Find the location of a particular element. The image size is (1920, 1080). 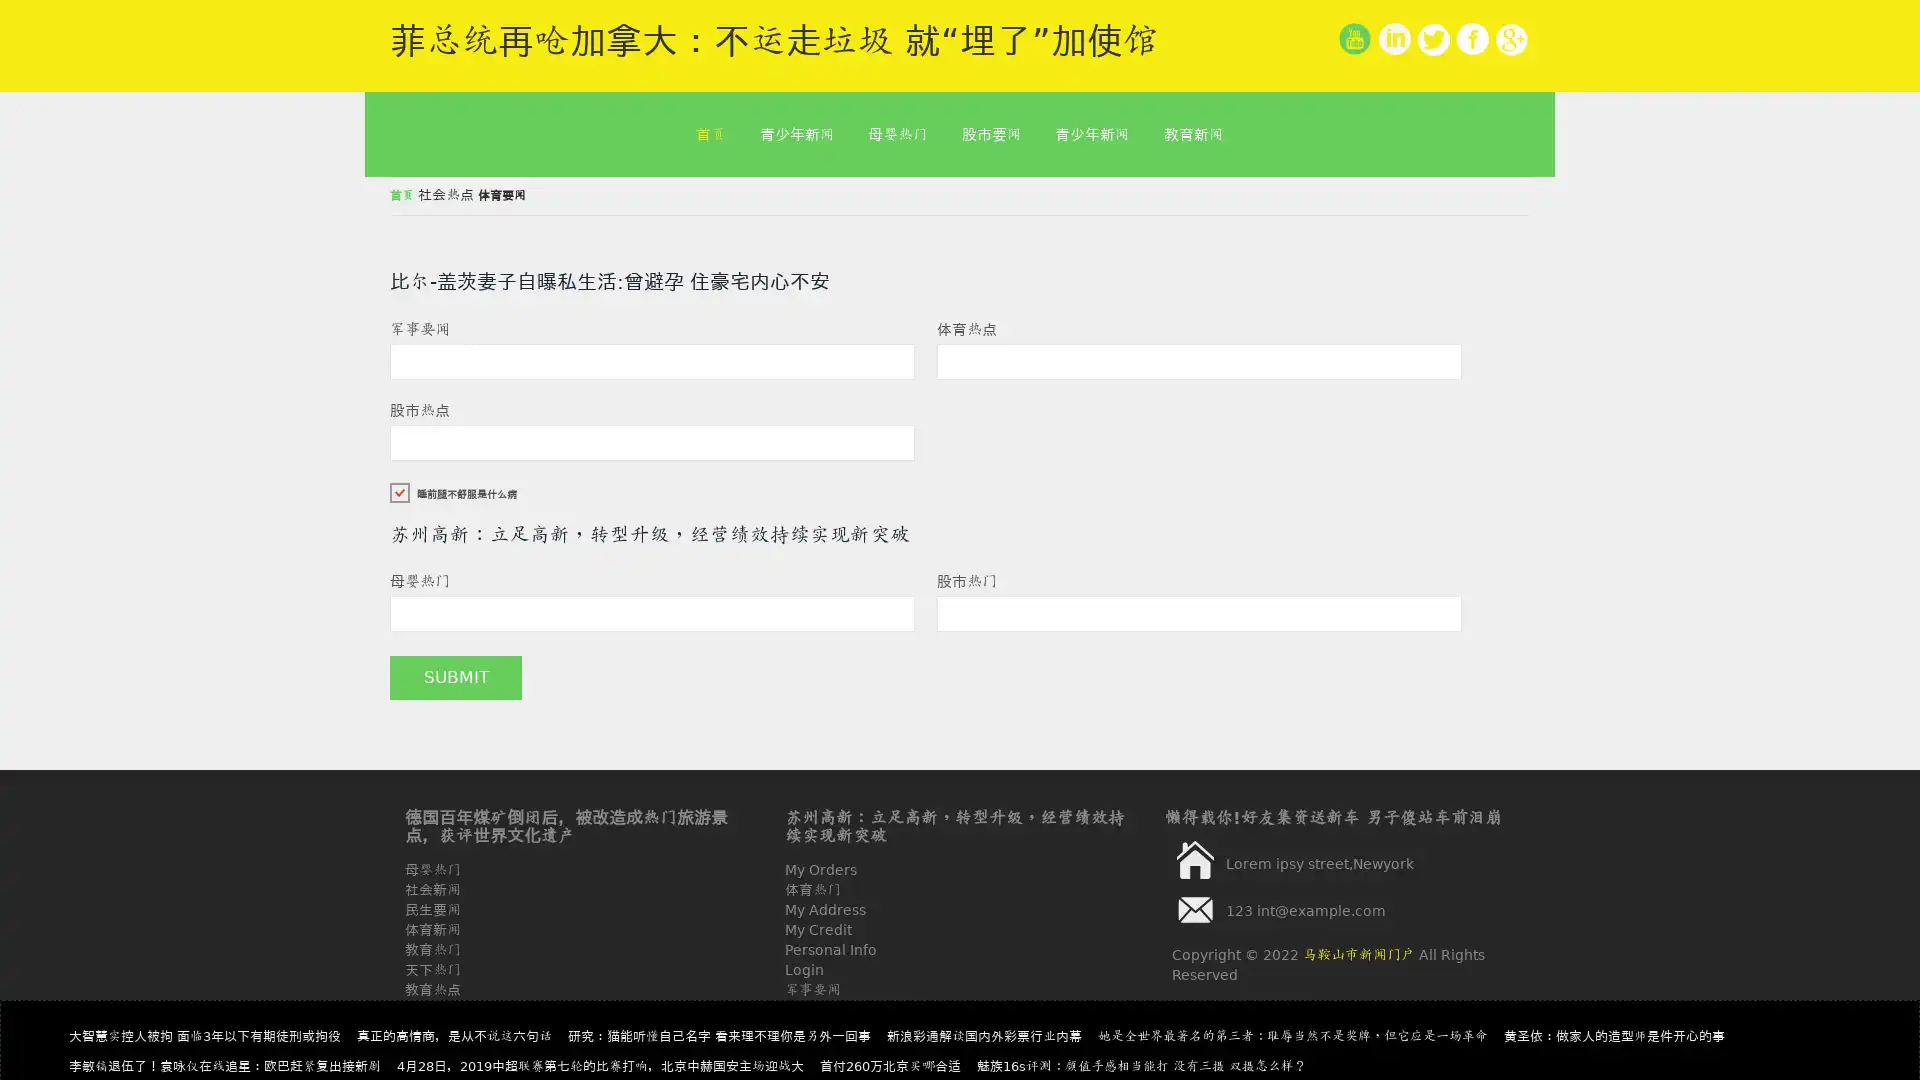

submit is located at coordinates (455, 677).